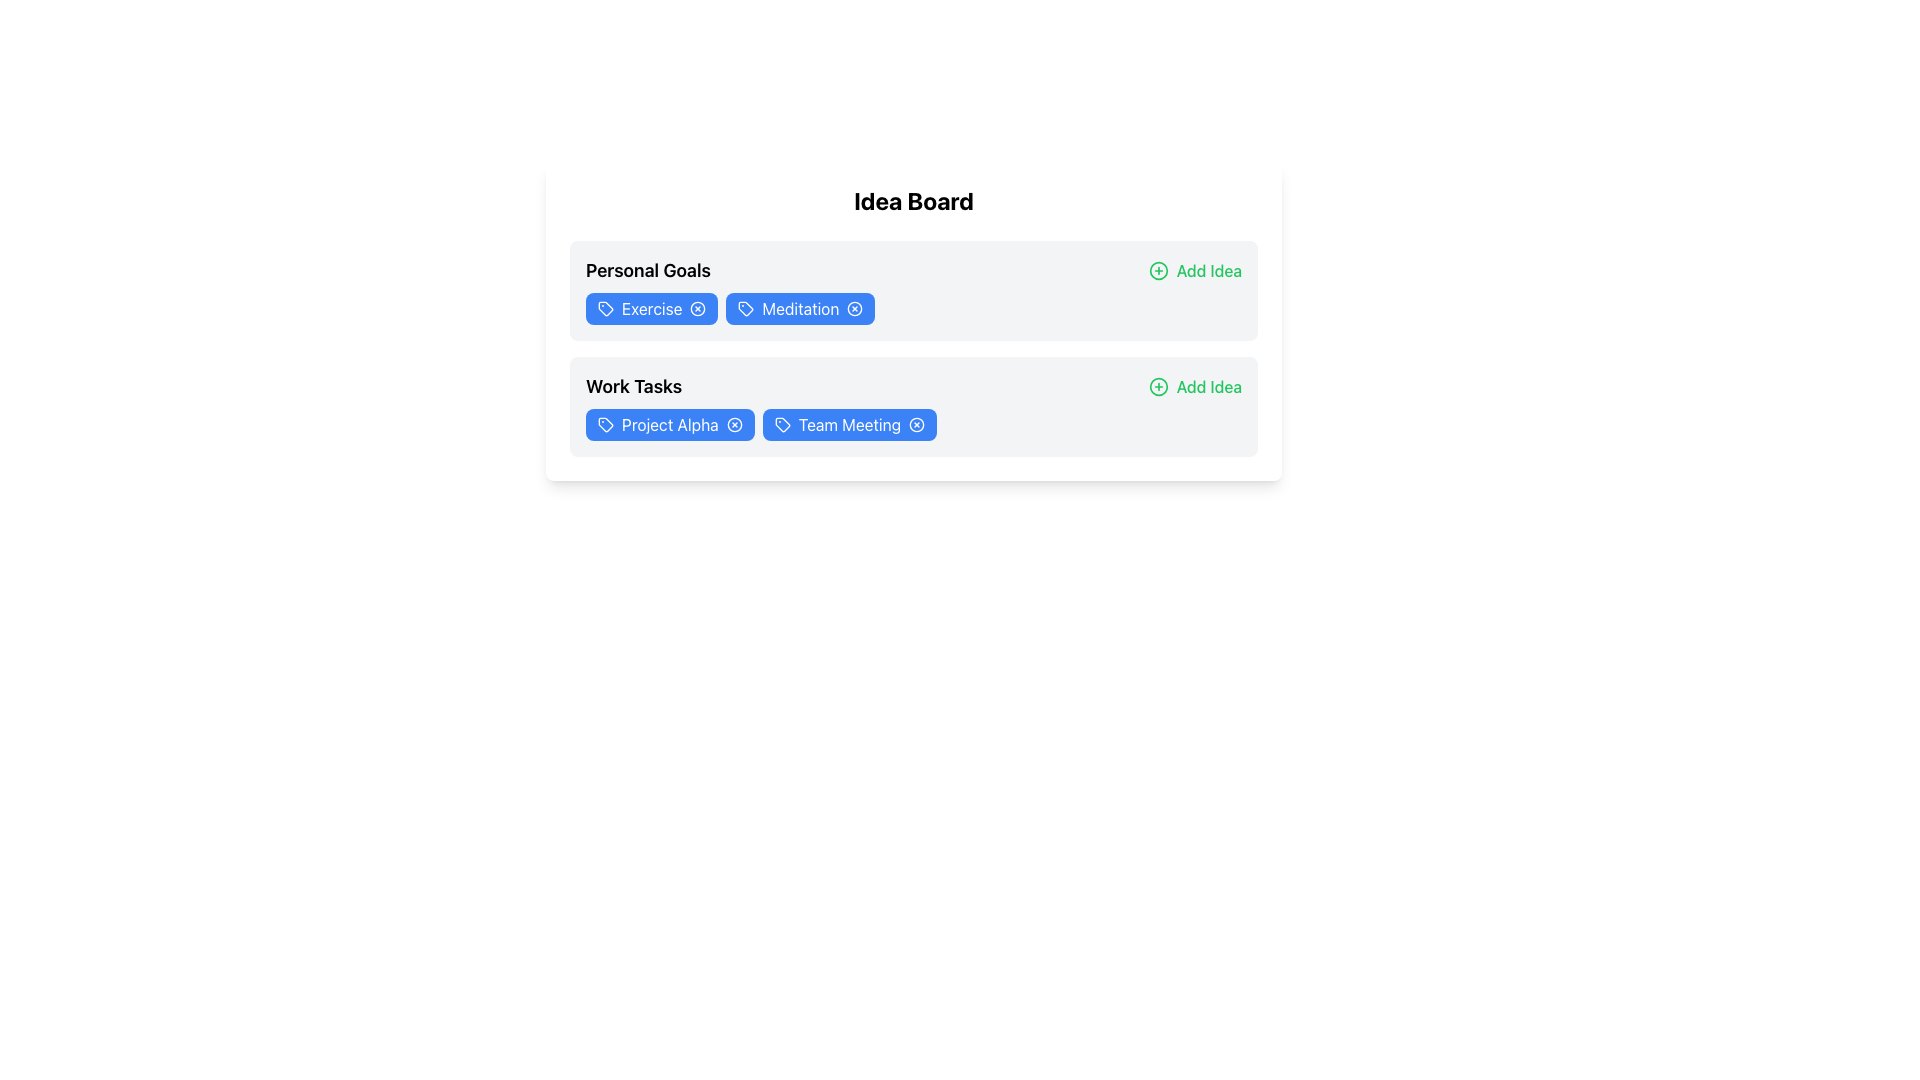  What do you see at coordinates (1158, 270) in the screenshot?
I see `the circular graphic within the 'Add Idea' button in the 'Personal Goals' section of the interface` at bounding box center [1158, 270].